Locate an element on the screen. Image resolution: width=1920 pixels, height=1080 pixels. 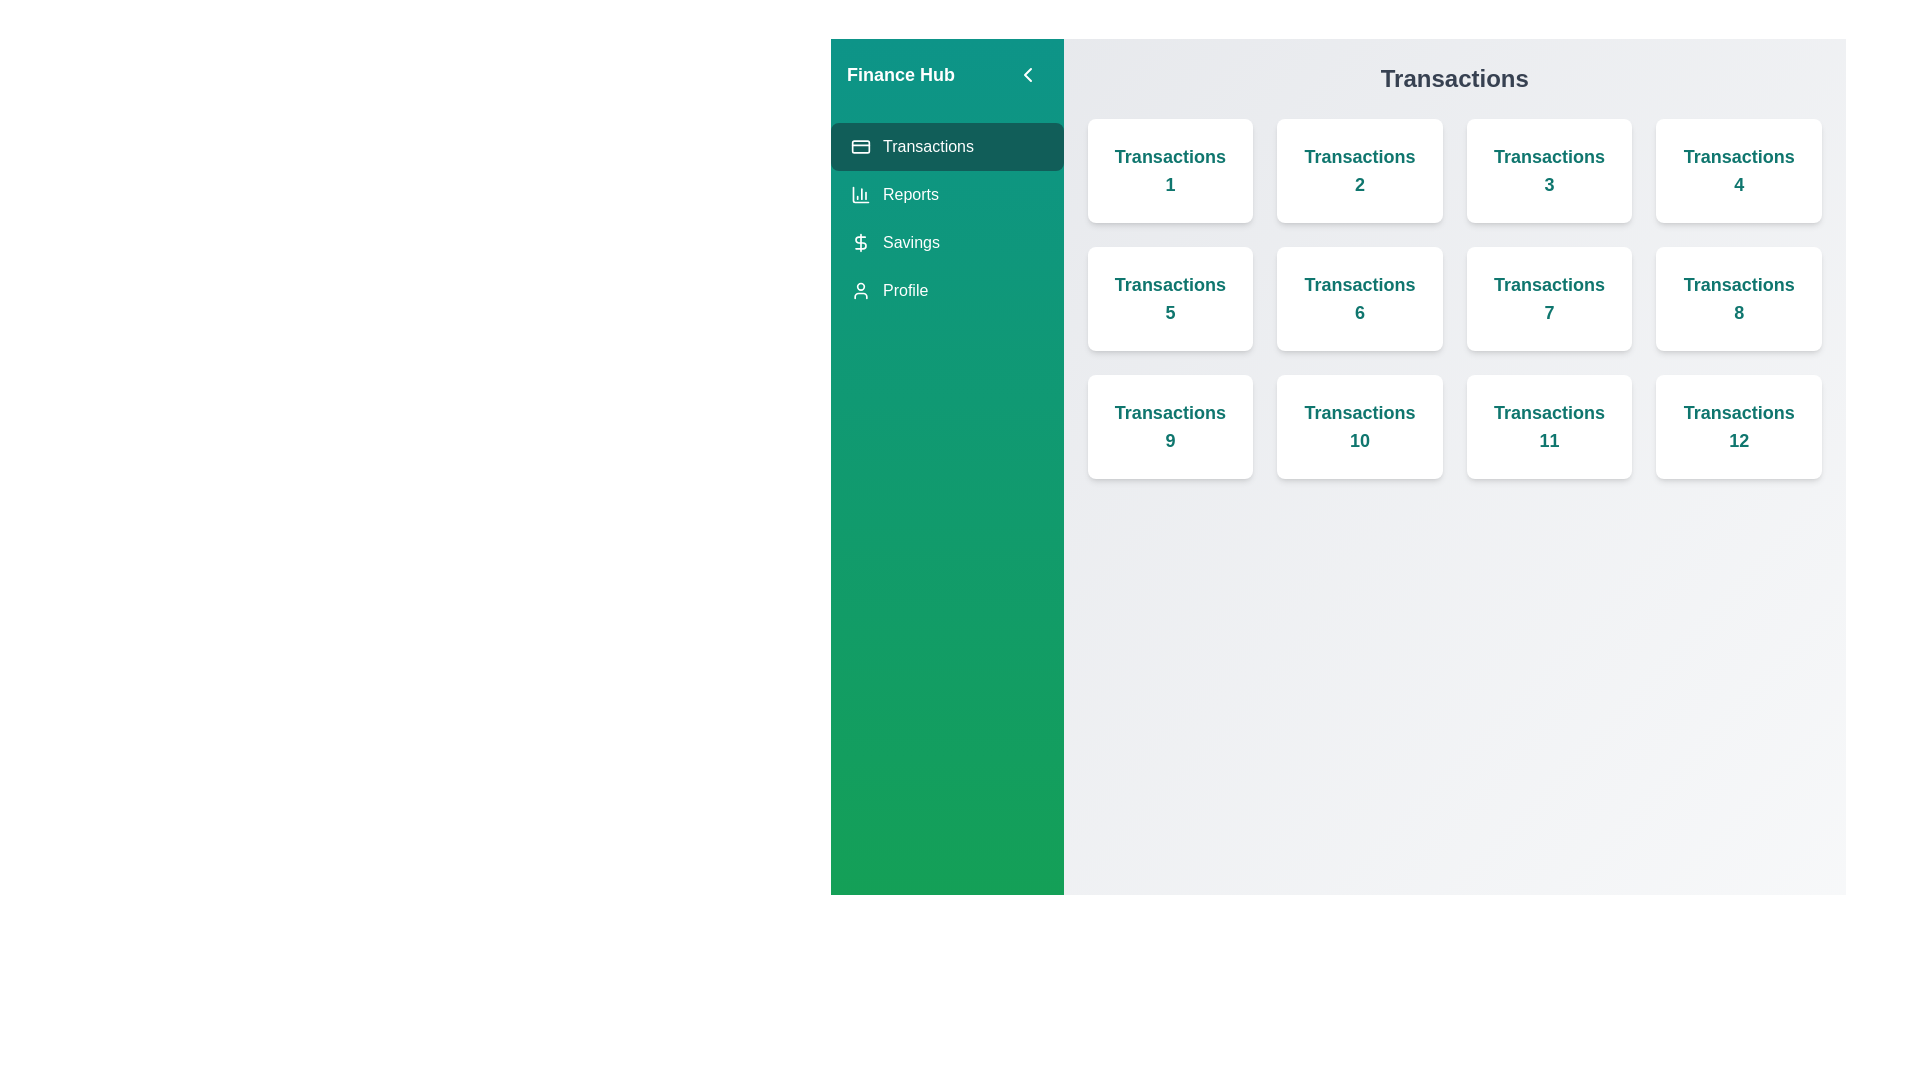
the sidebar header element Reports is located at coordinates (946, 195).